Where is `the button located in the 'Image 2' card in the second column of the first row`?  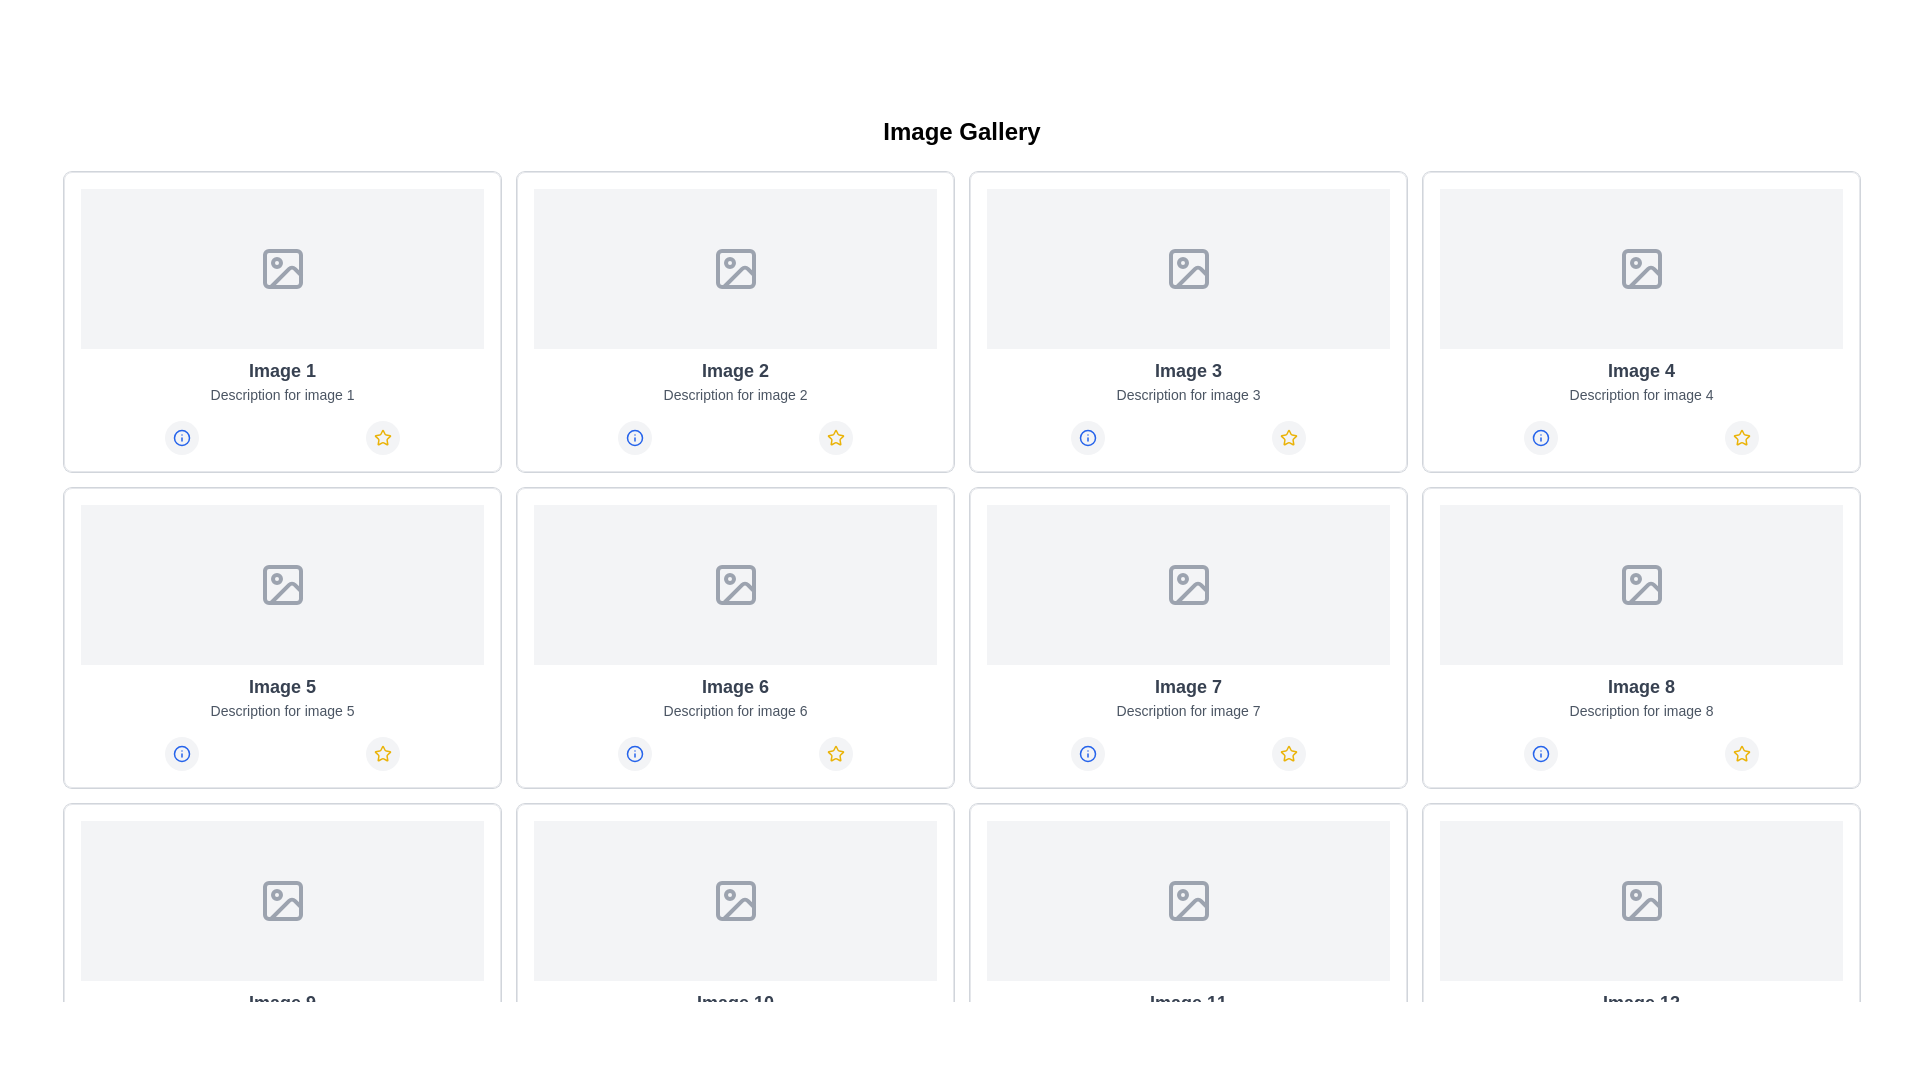
the button located in the 'Image 2' card in the second column of the first row is located at coordinates (633, 437).